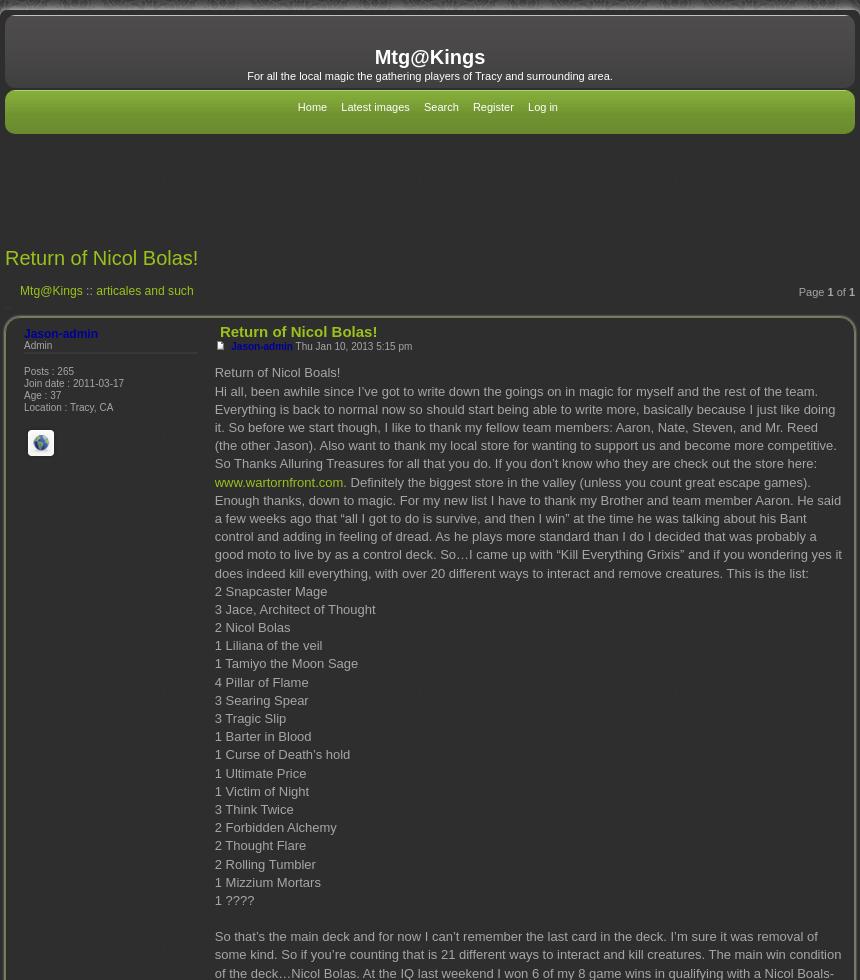 The height and width of the screenshot is (980, 860). Describe the element at coordinates (38, 344) in the screenshot. I see `'Admin'` at that location.